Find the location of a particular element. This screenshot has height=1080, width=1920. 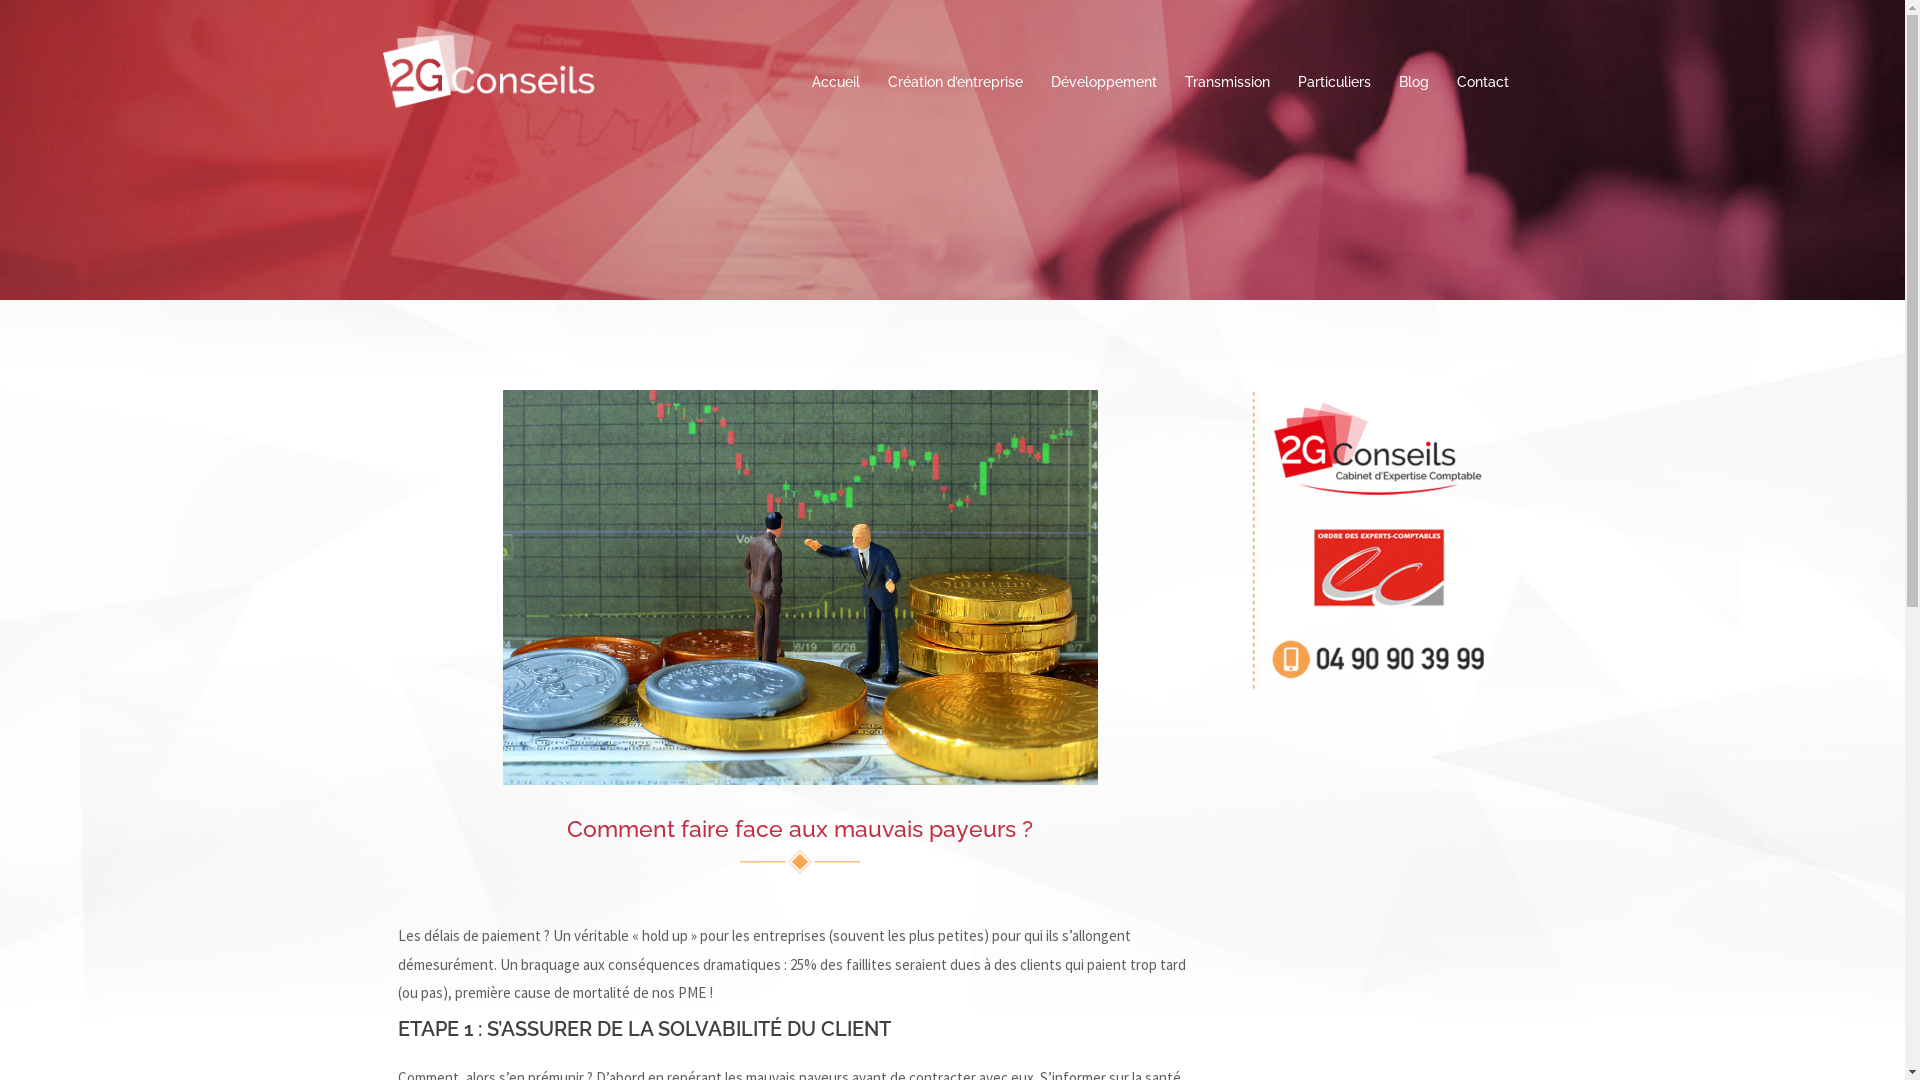

'Accueil' is located at coordinates (835, 81).